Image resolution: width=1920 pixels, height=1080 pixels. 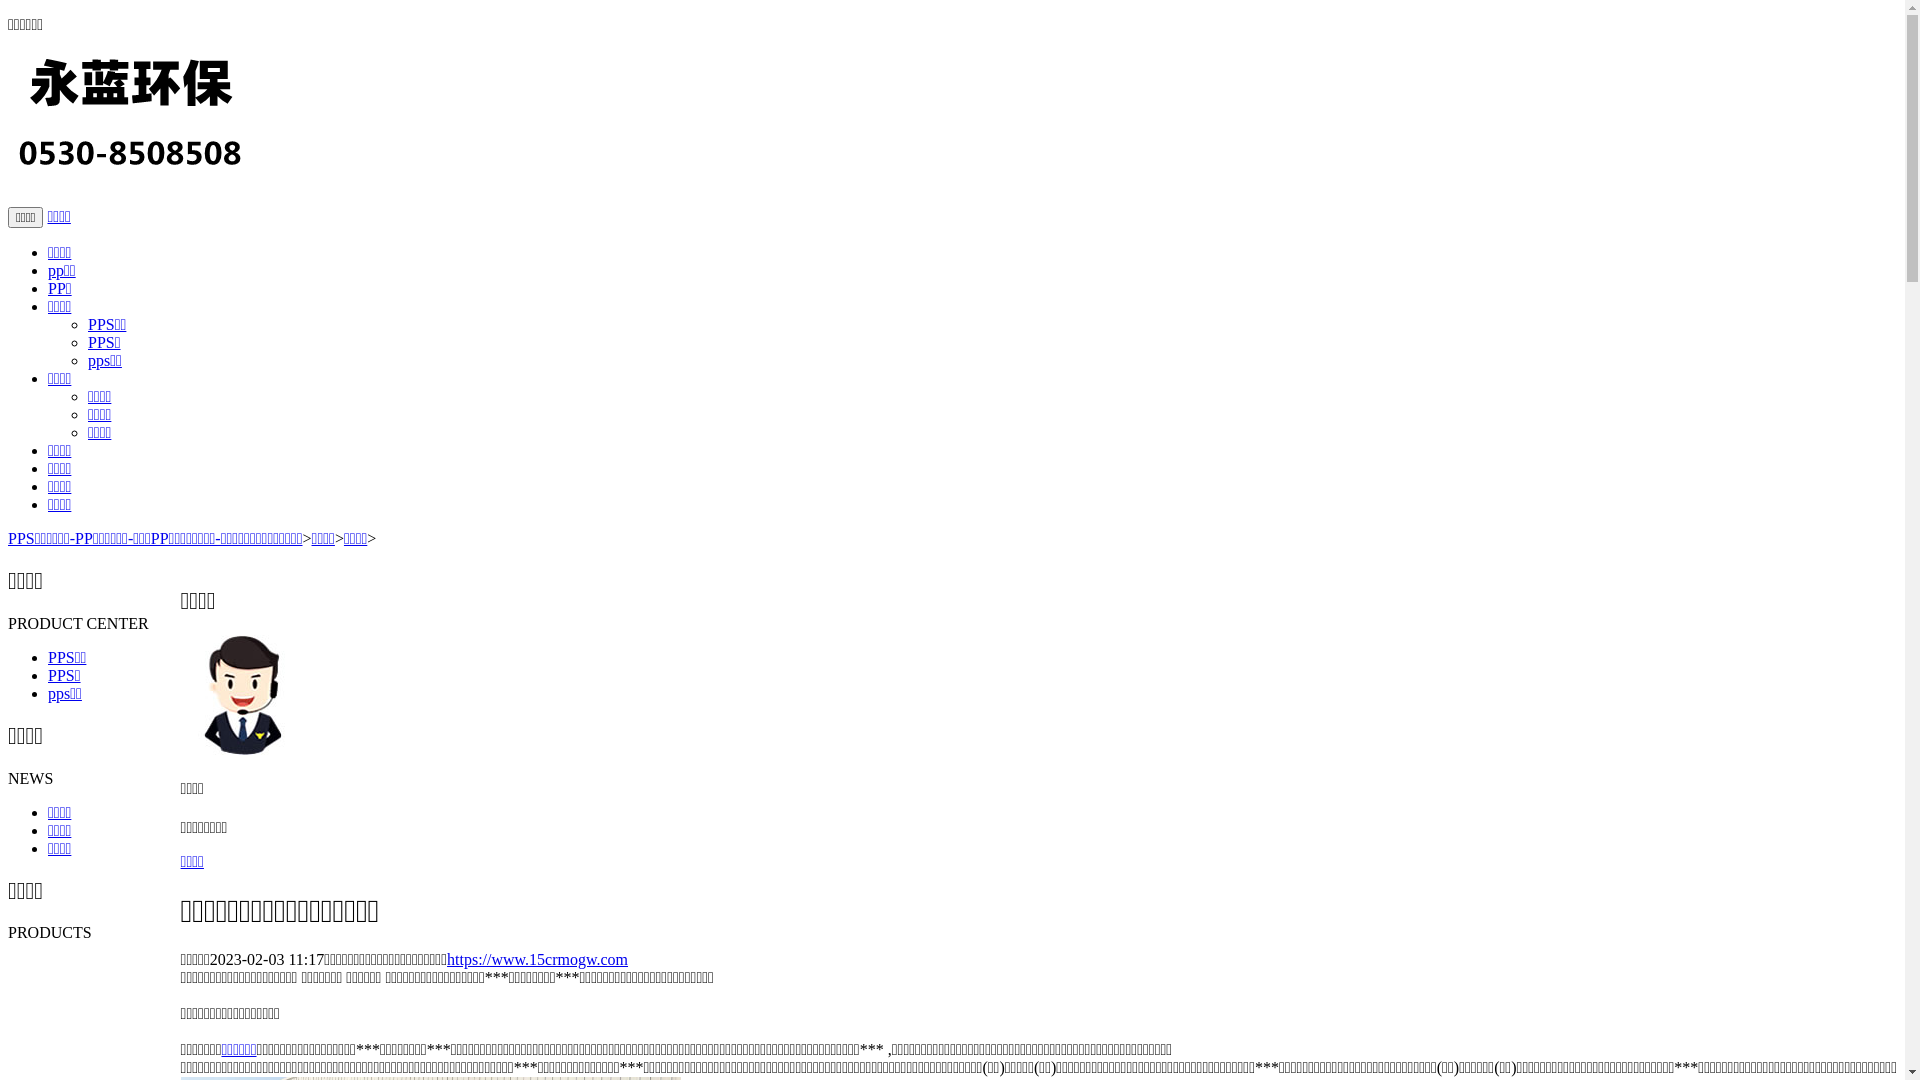 I want to click on 'https://www.15crmogw.com', so click(x=537, y=958).